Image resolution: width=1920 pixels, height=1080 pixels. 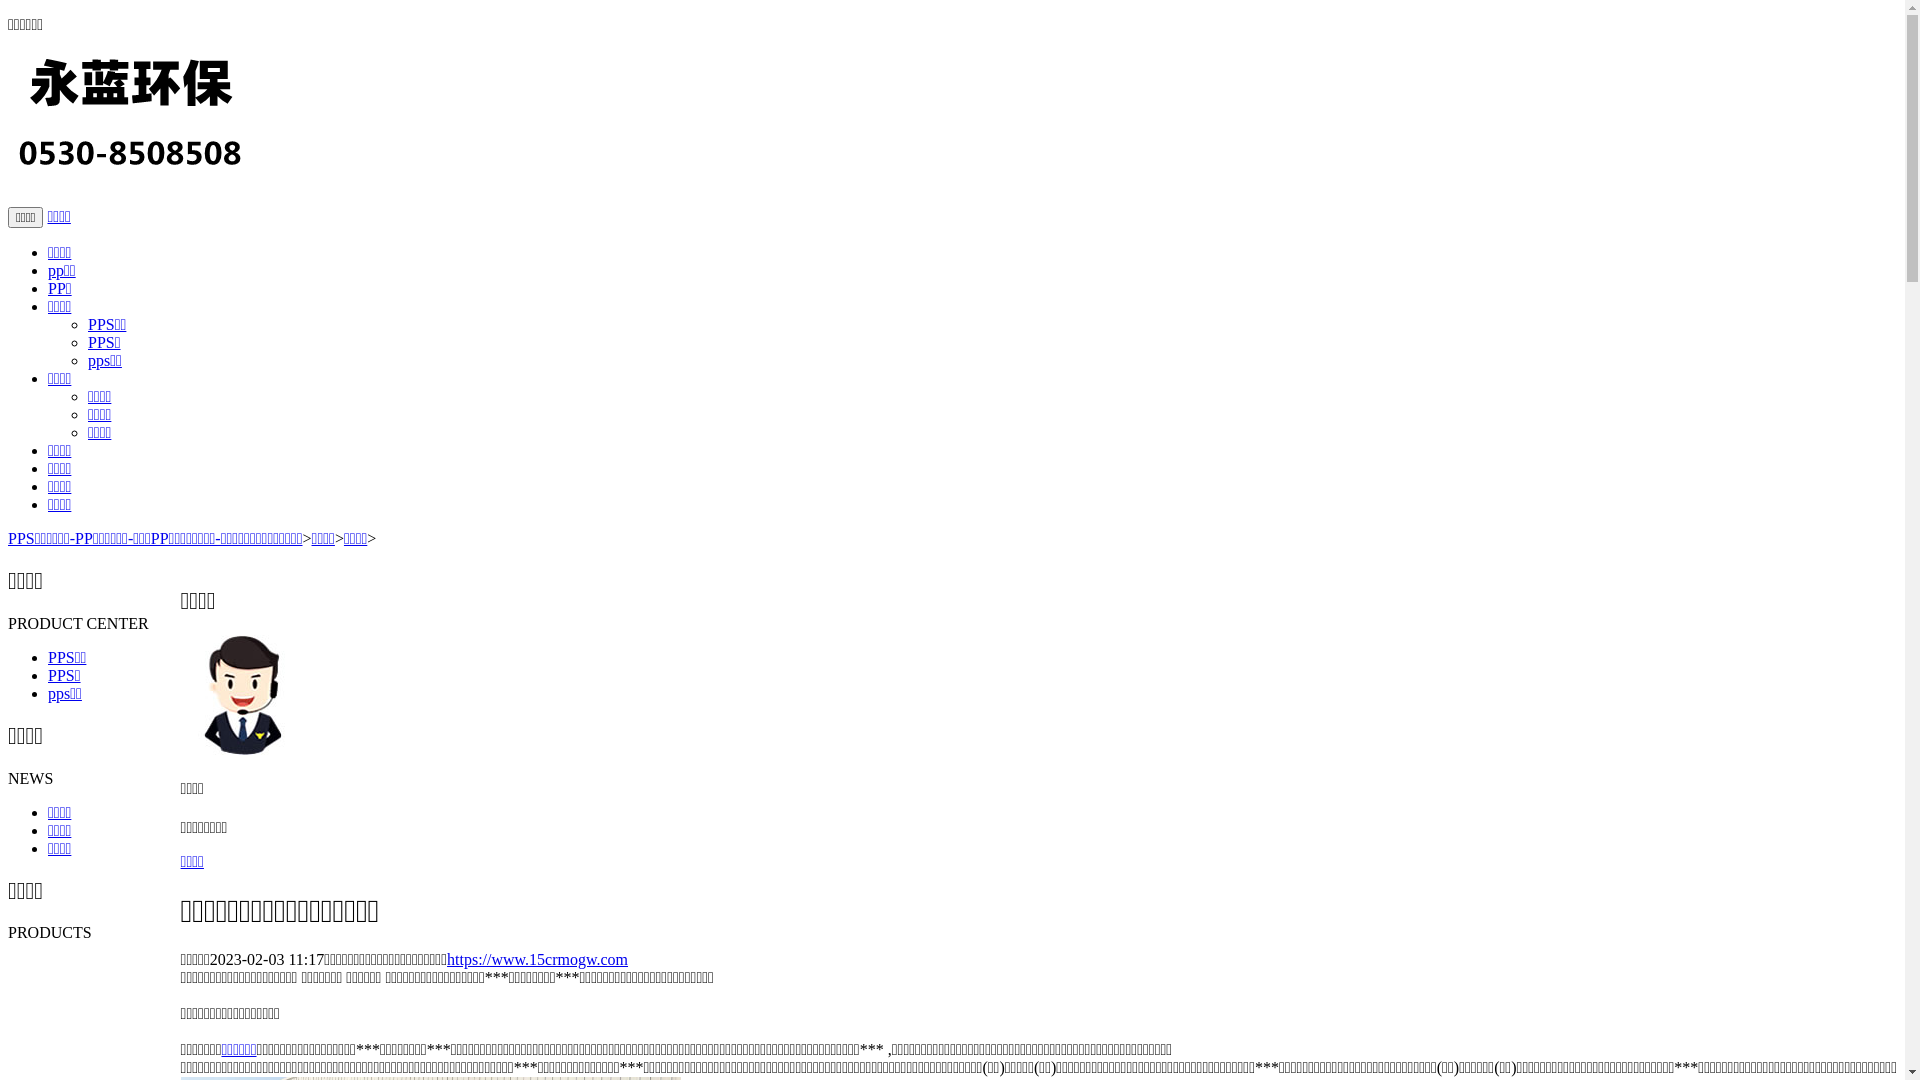 I want to click on 'https://www.15crmogw.com', so click(x=537, y=958).